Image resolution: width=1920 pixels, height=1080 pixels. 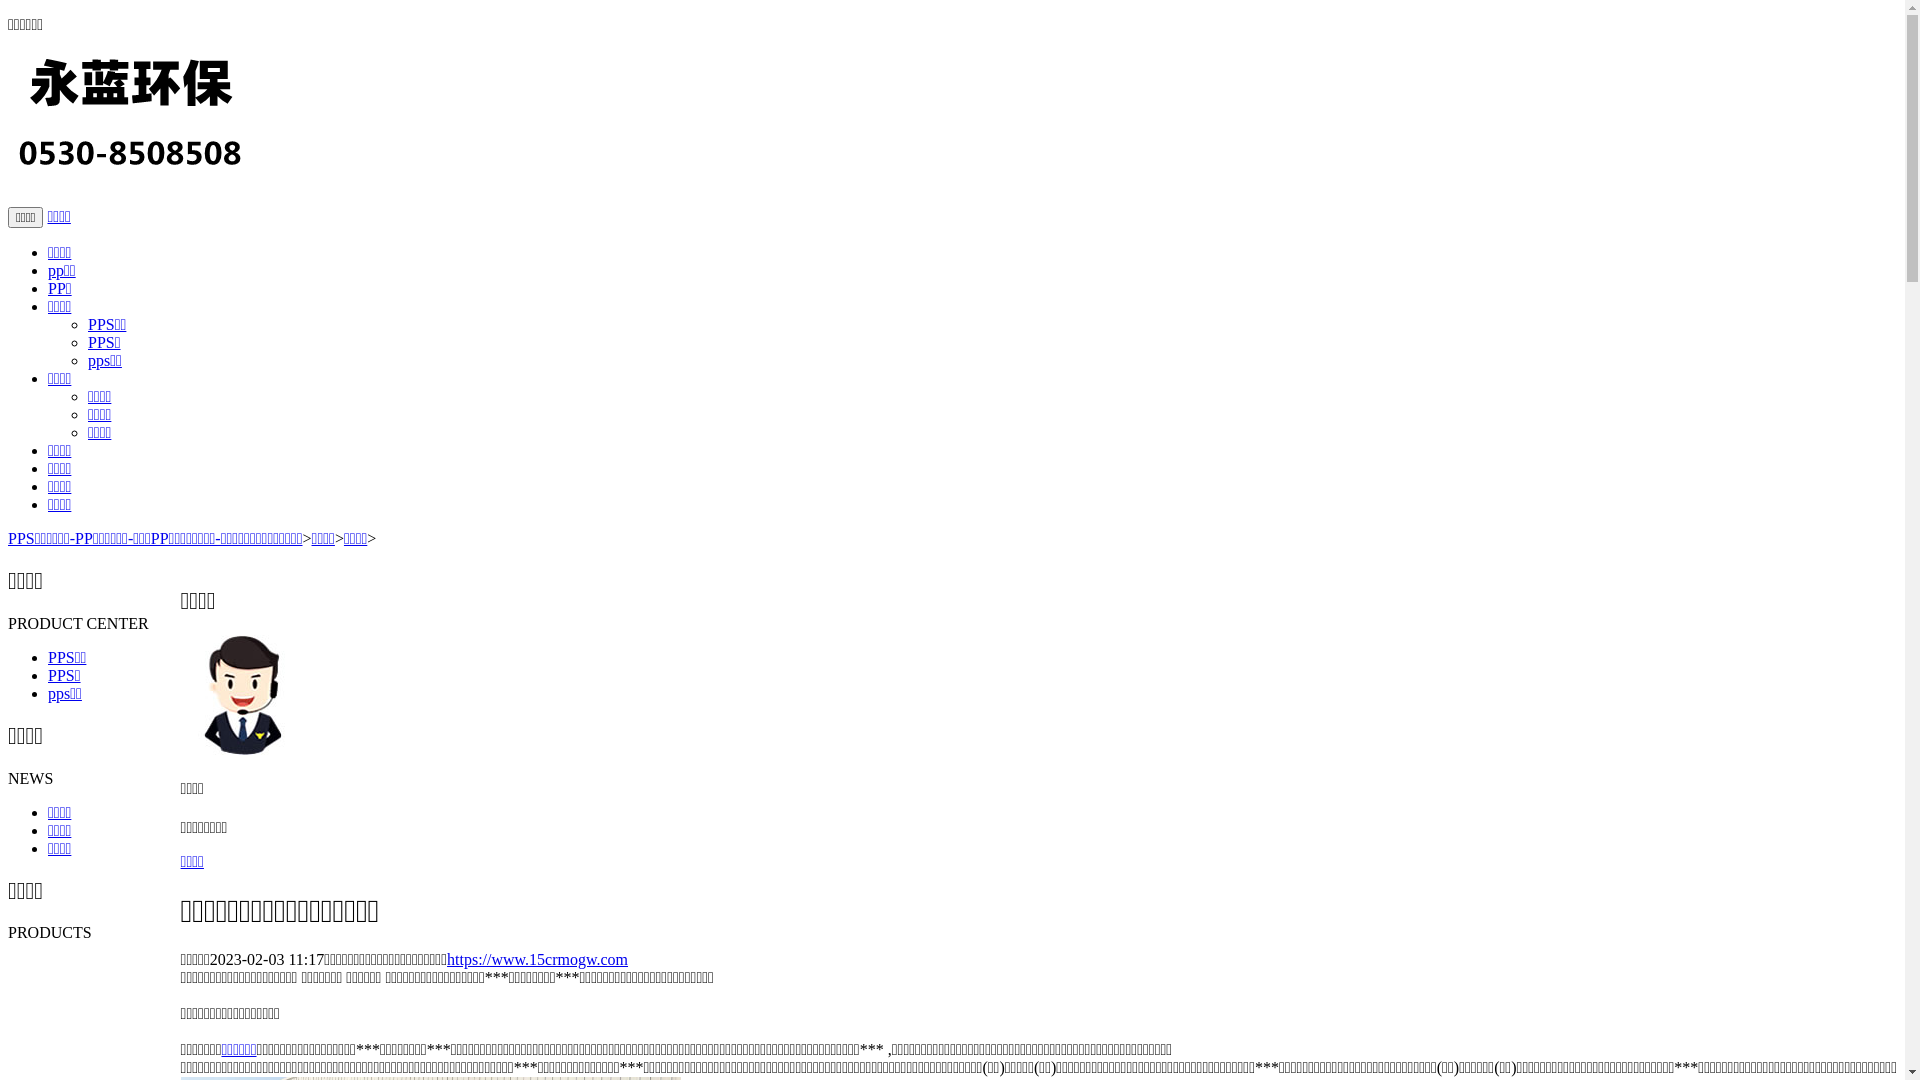 I want to click on 'https://www.15crmogw.com', so click(x=537, y=958).